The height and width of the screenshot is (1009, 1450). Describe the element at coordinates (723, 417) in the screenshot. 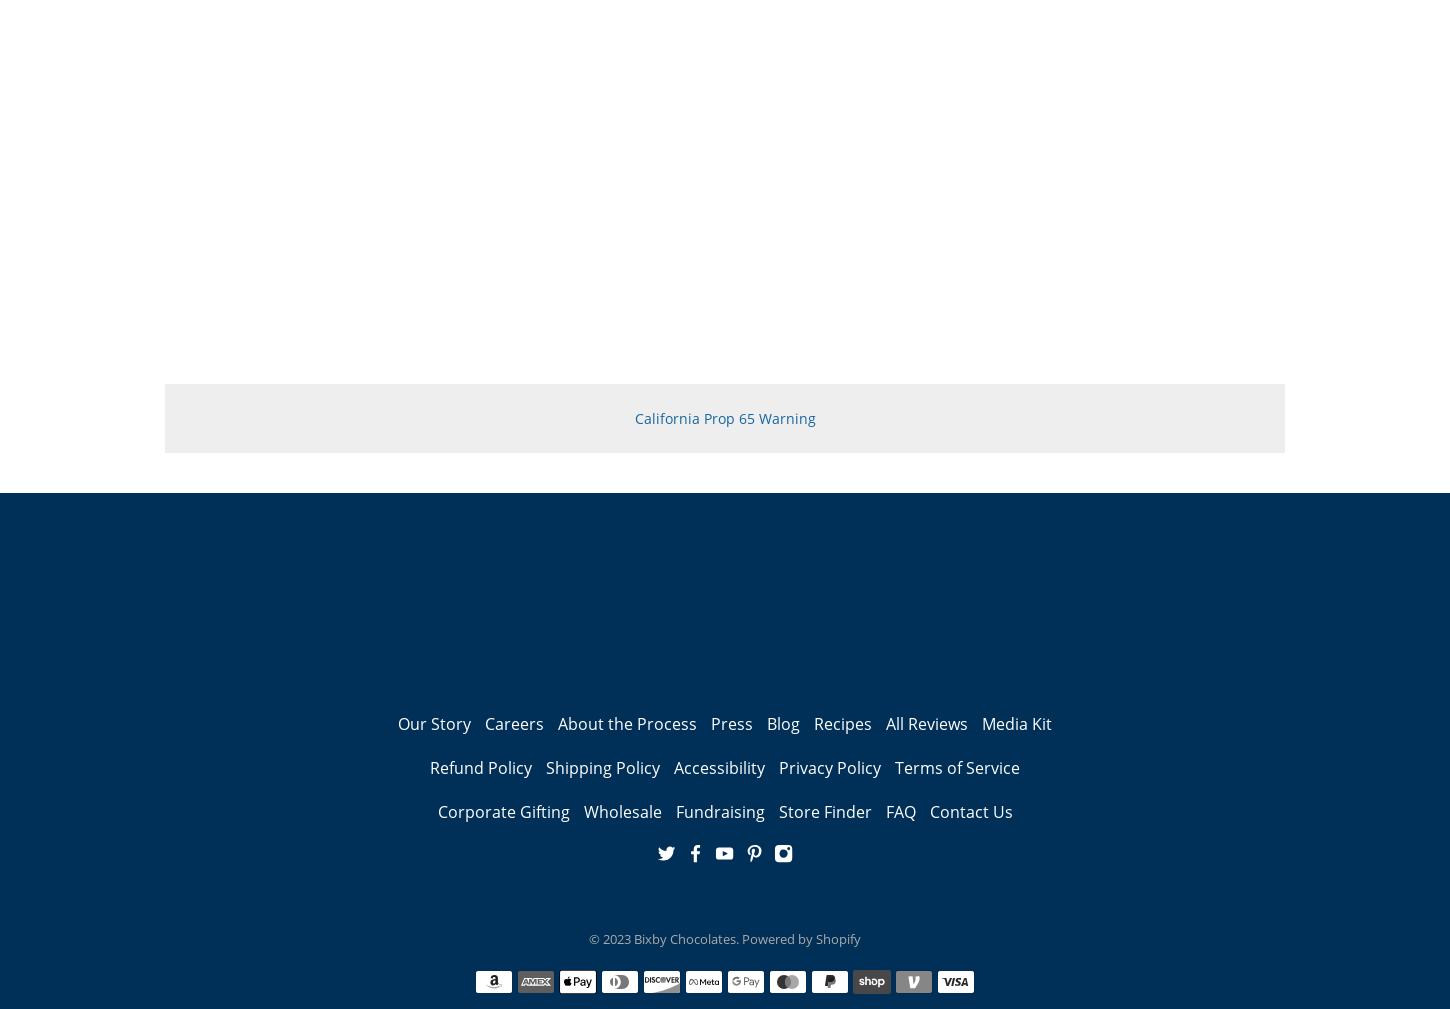

I see `'California Prop 65 Warning'` at that location.